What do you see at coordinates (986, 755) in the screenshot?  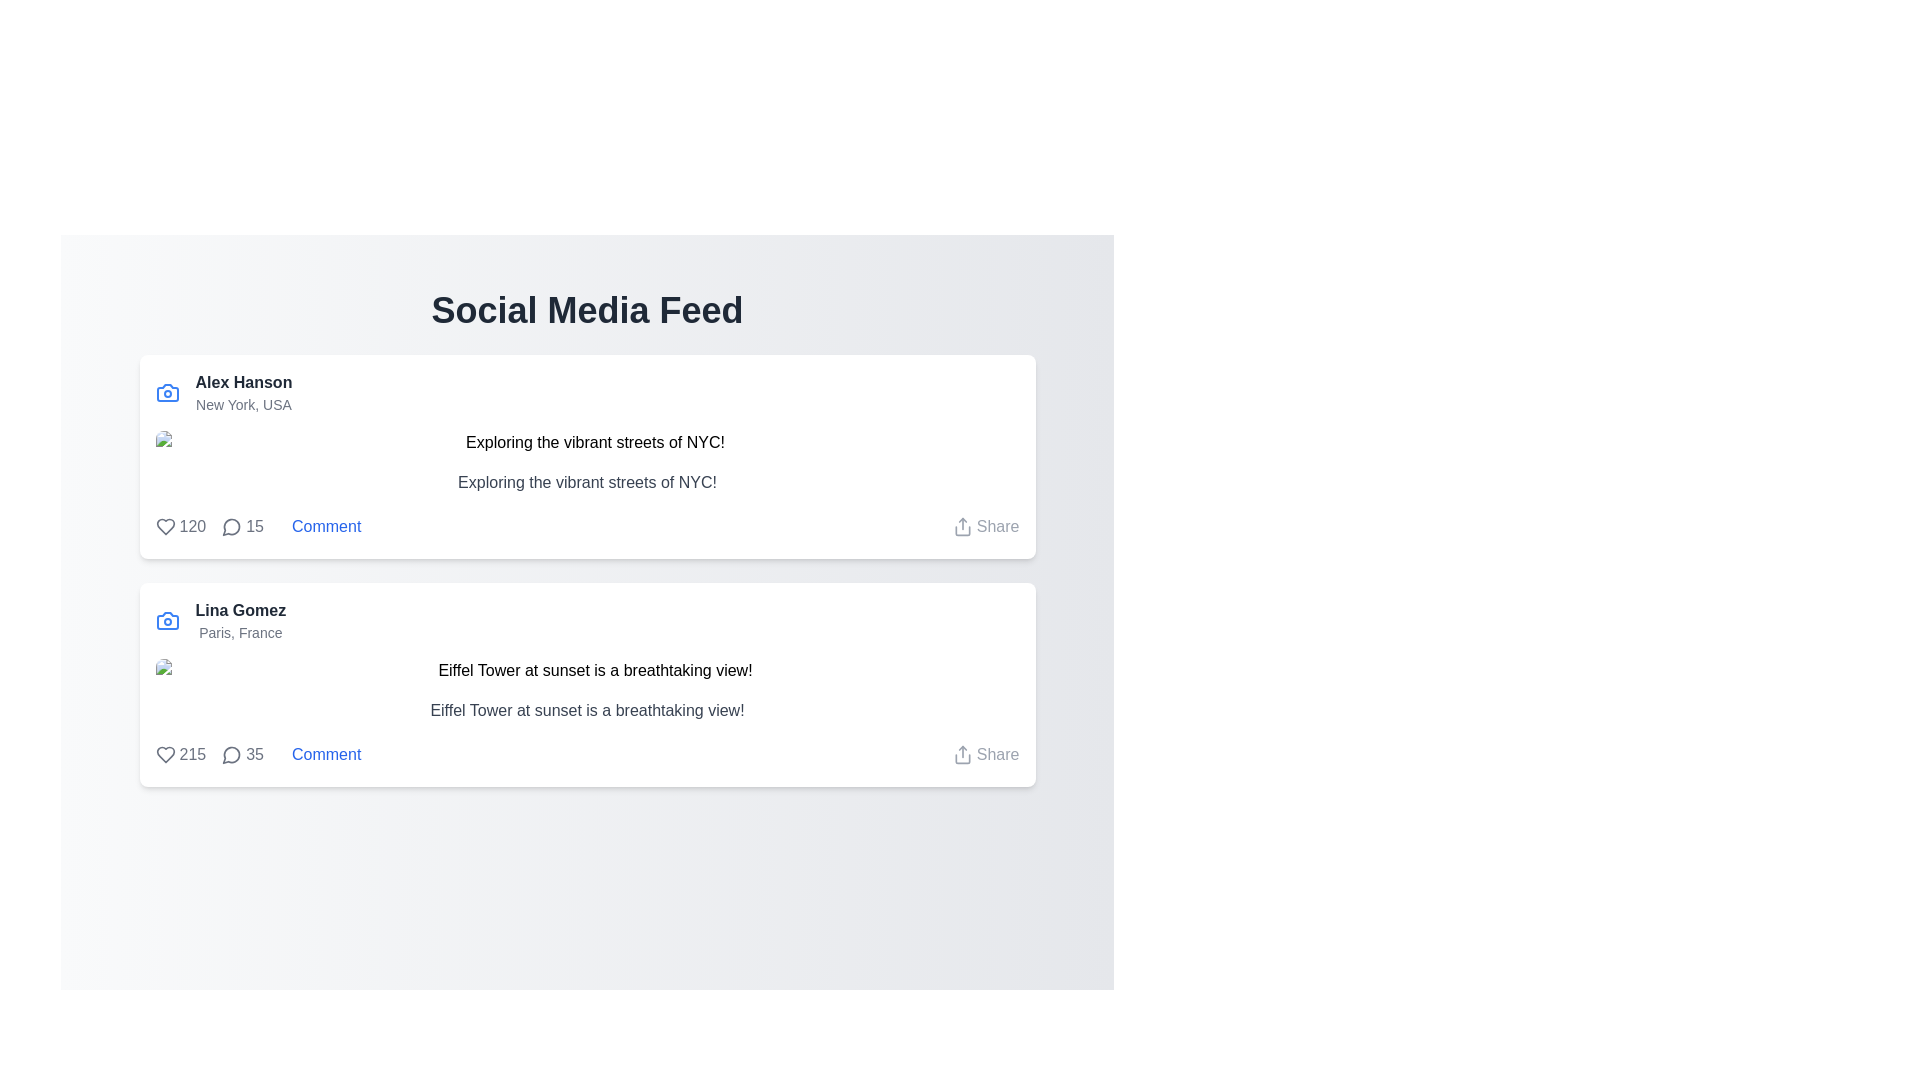 I see `the 'Share' button located in the lower right corner of the second post to observe the styling change from gray to blue` at bounding box center [986, 755].